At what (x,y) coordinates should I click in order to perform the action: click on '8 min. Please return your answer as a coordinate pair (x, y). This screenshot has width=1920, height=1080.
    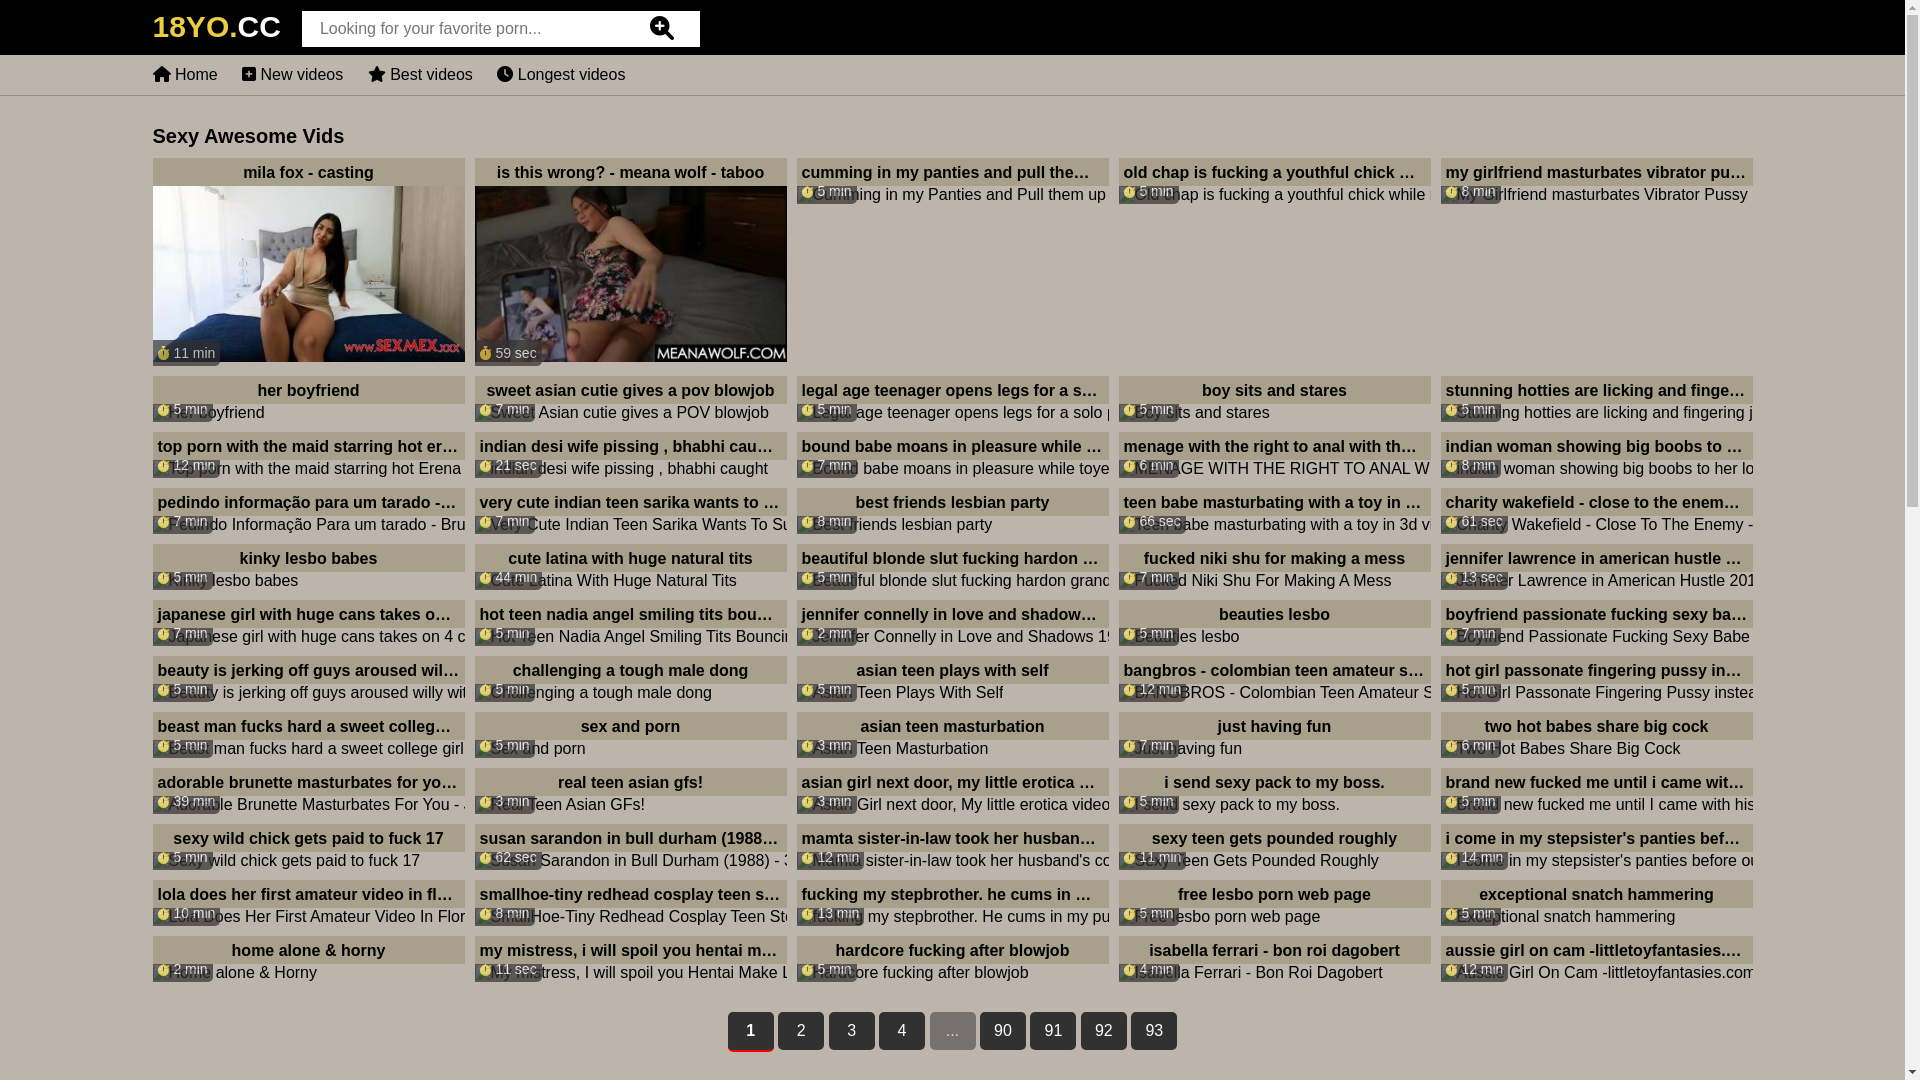
    Looking at the image, I should click on (1595, 181).